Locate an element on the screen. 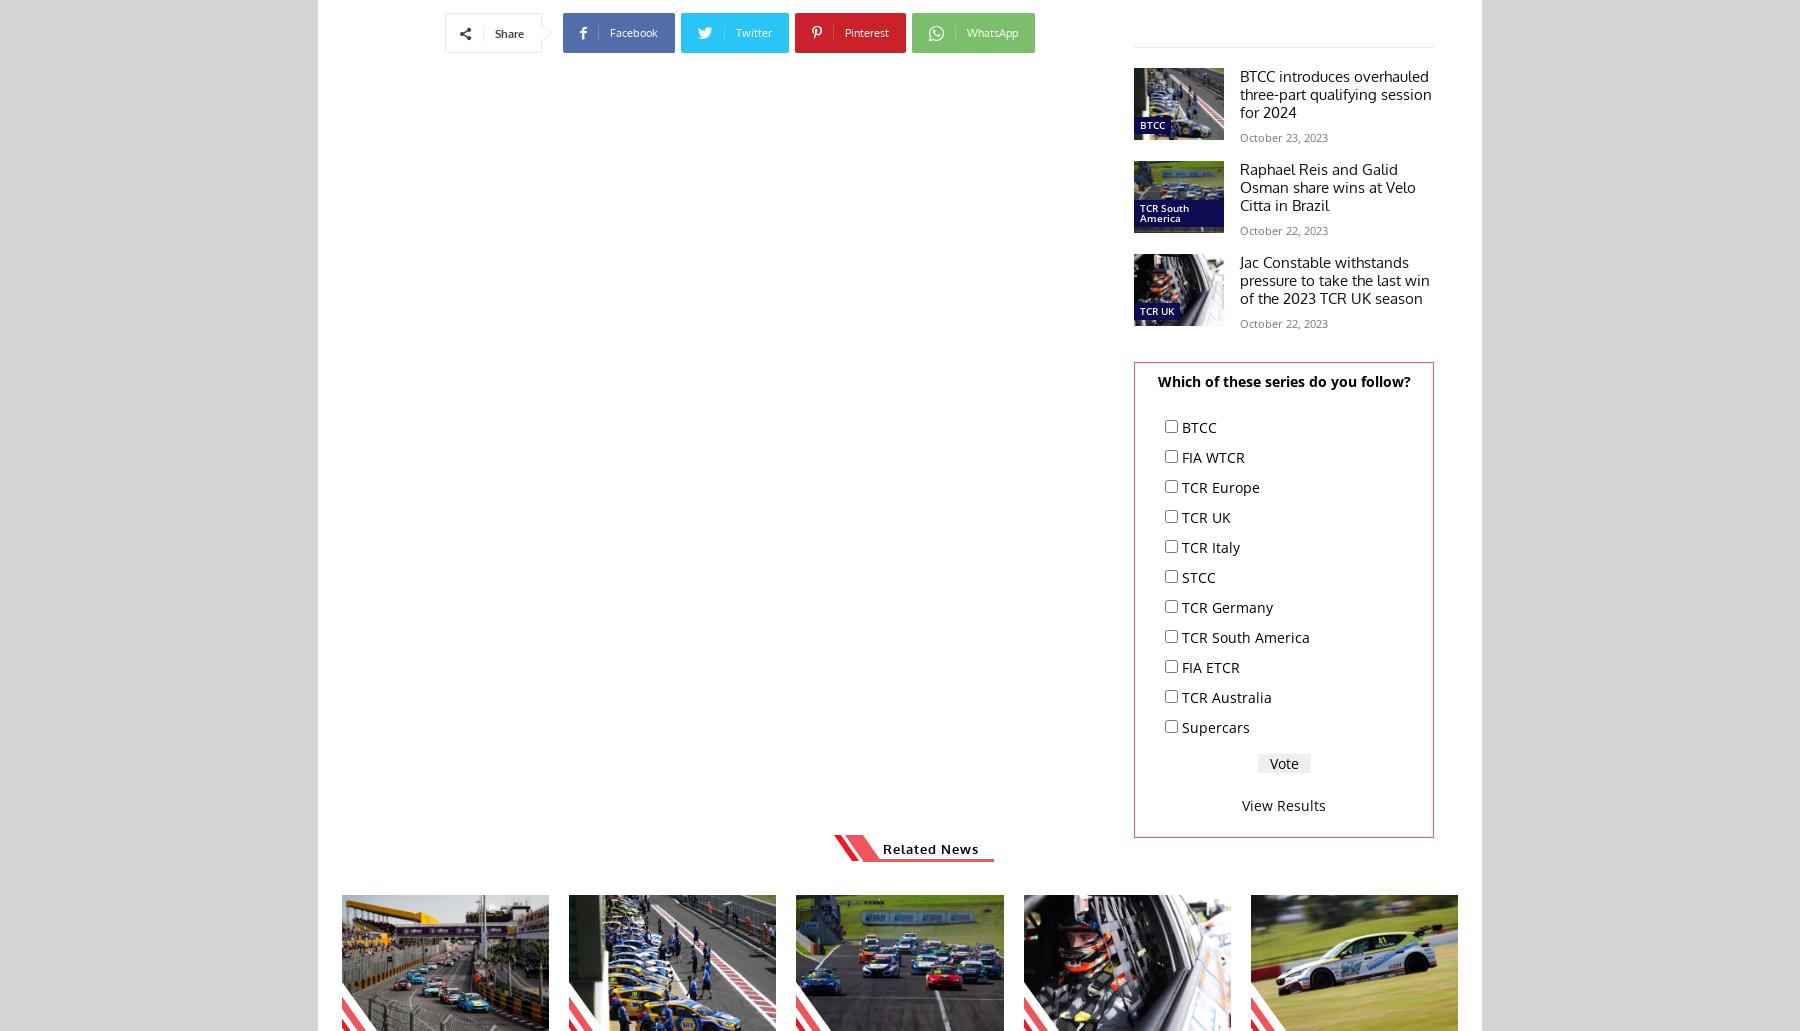 Image resolution: width=1800 pixels, height=1031 pixels. 'TCR Germany' is located at coordinates (1226, 605).